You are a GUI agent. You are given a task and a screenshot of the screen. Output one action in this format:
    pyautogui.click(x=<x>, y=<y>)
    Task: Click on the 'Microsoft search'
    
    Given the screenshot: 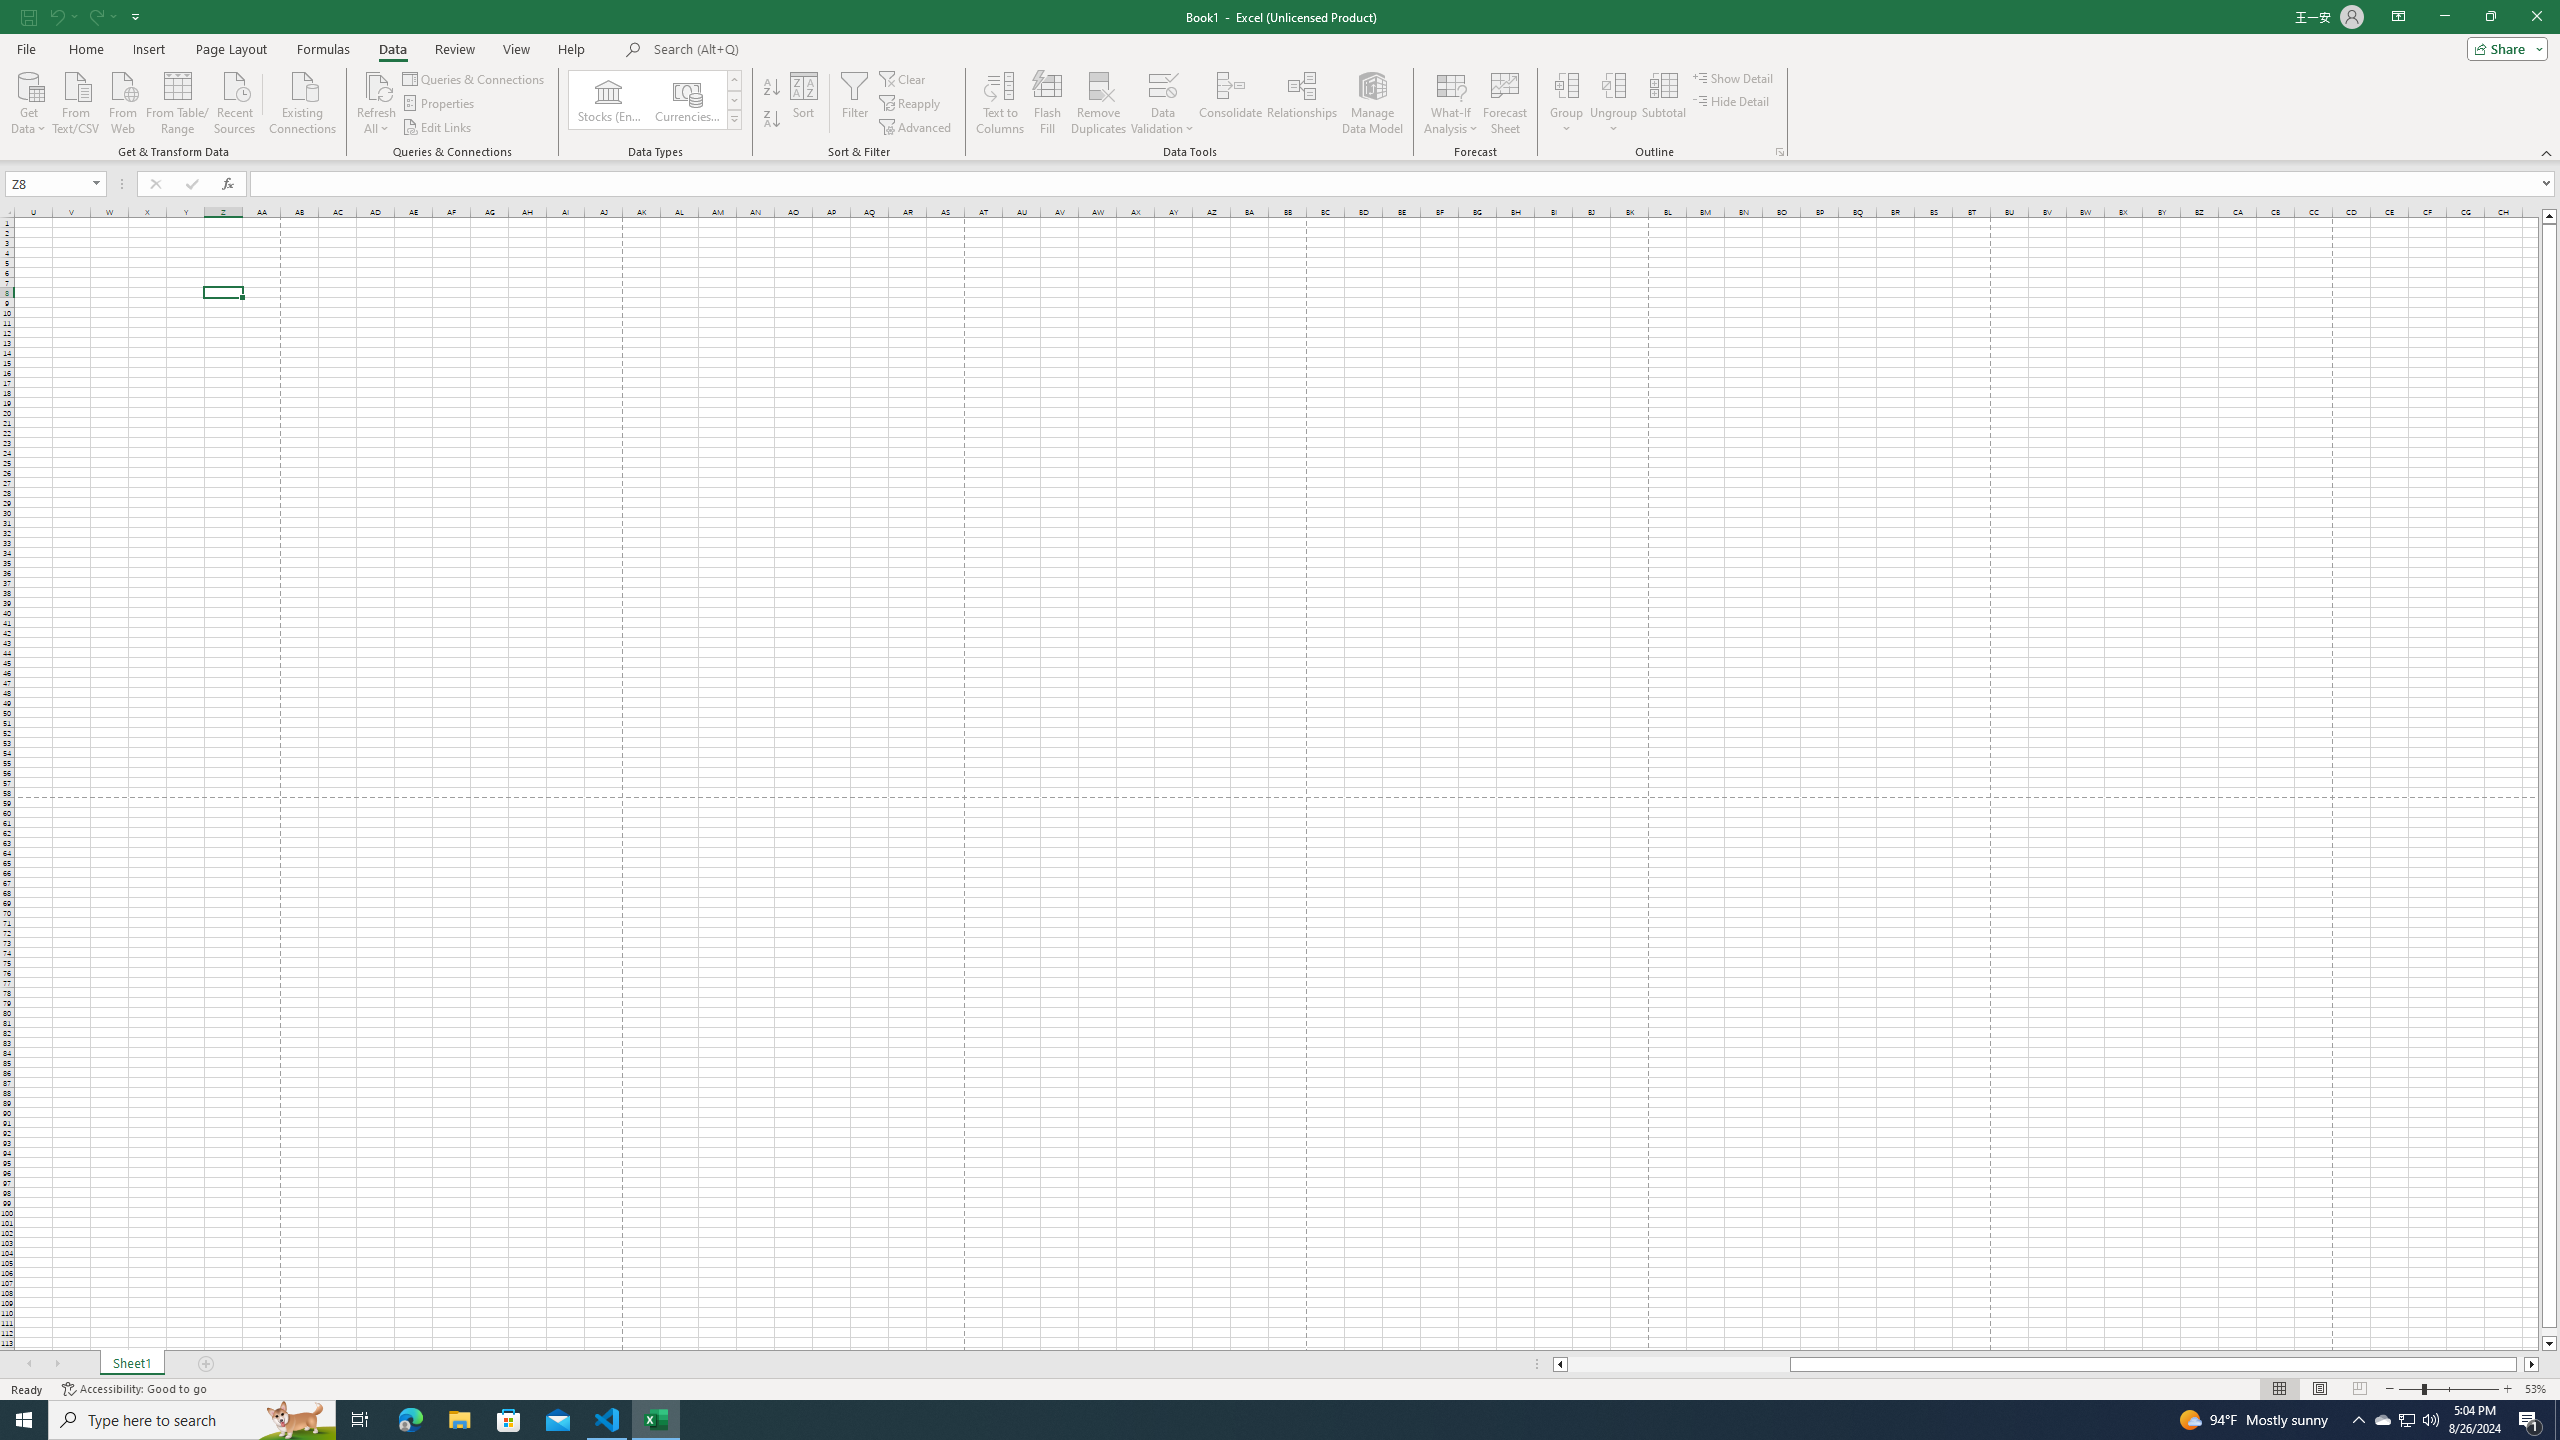 What is the action you would take?
    pyautogui.click(x=791, y=49)
    